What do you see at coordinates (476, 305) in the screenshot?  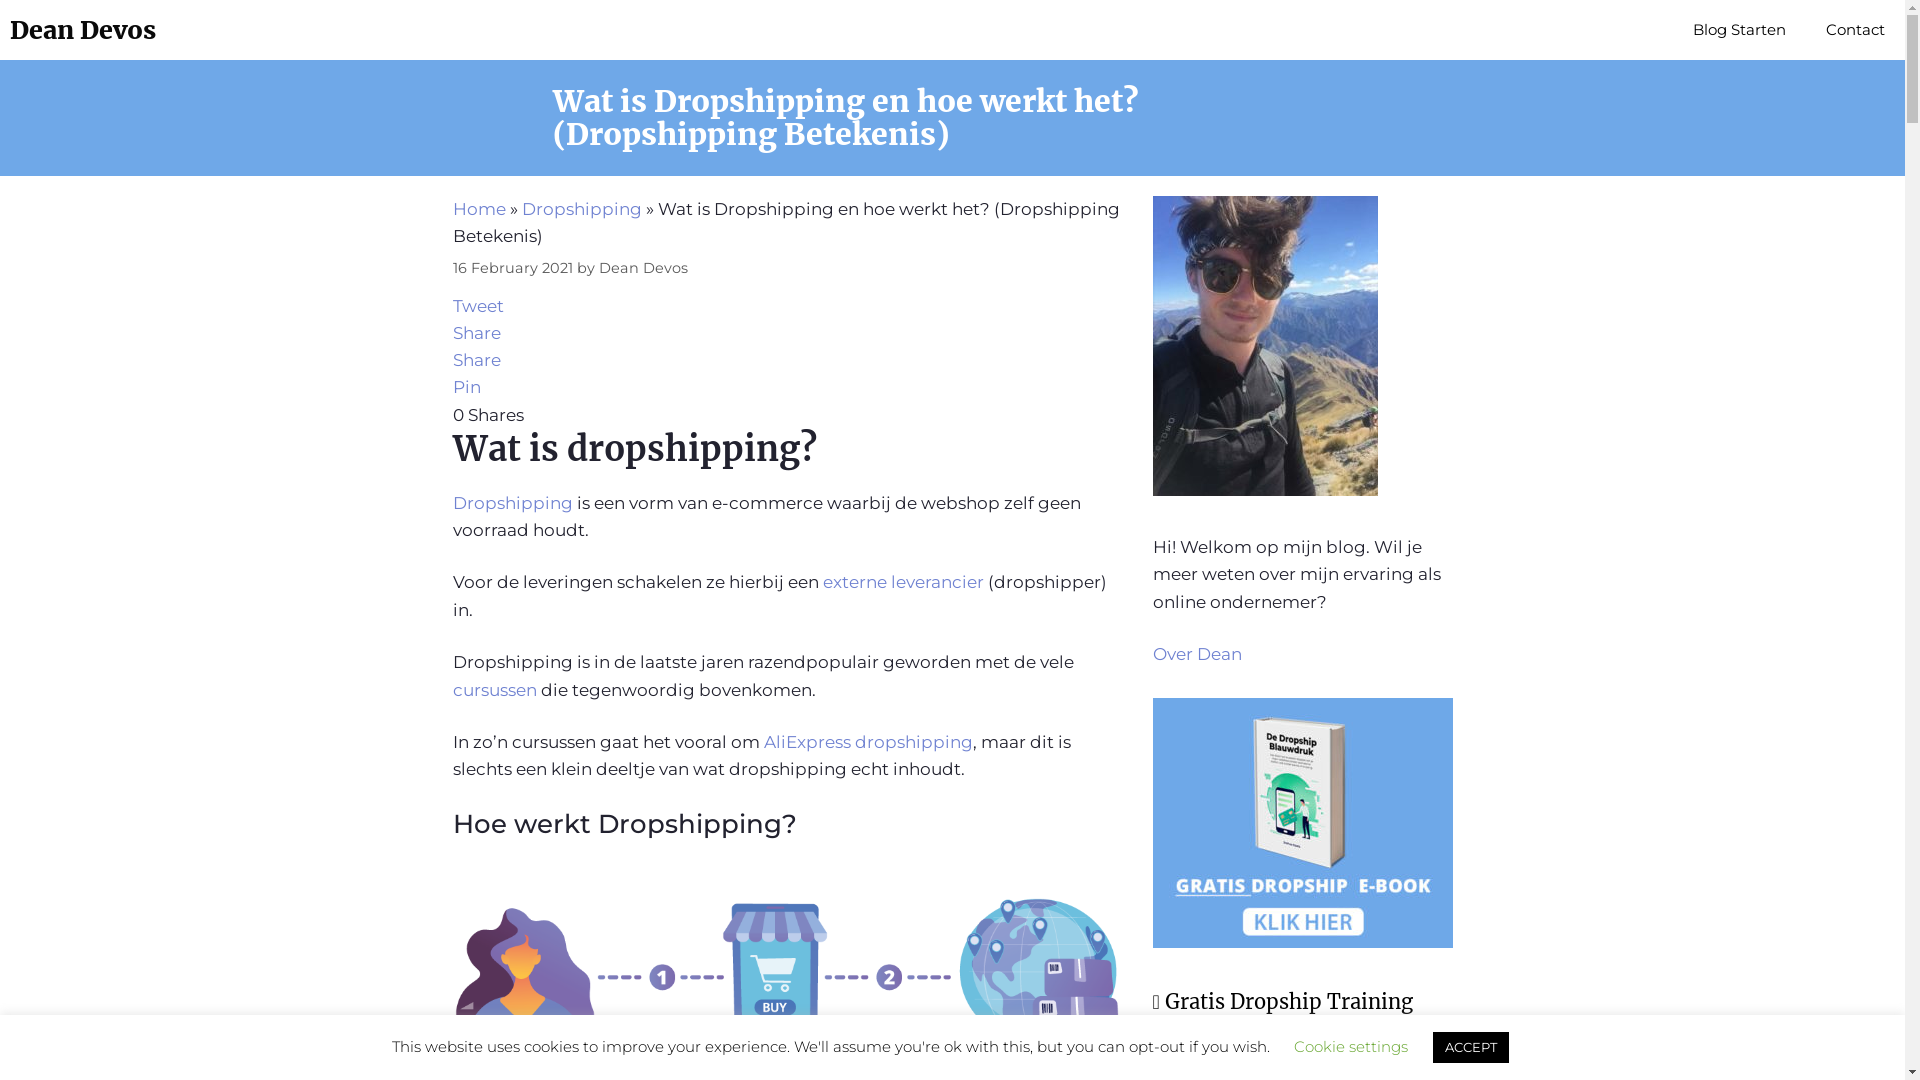 I see `'Tweet'` at bounding box center [476, 305].